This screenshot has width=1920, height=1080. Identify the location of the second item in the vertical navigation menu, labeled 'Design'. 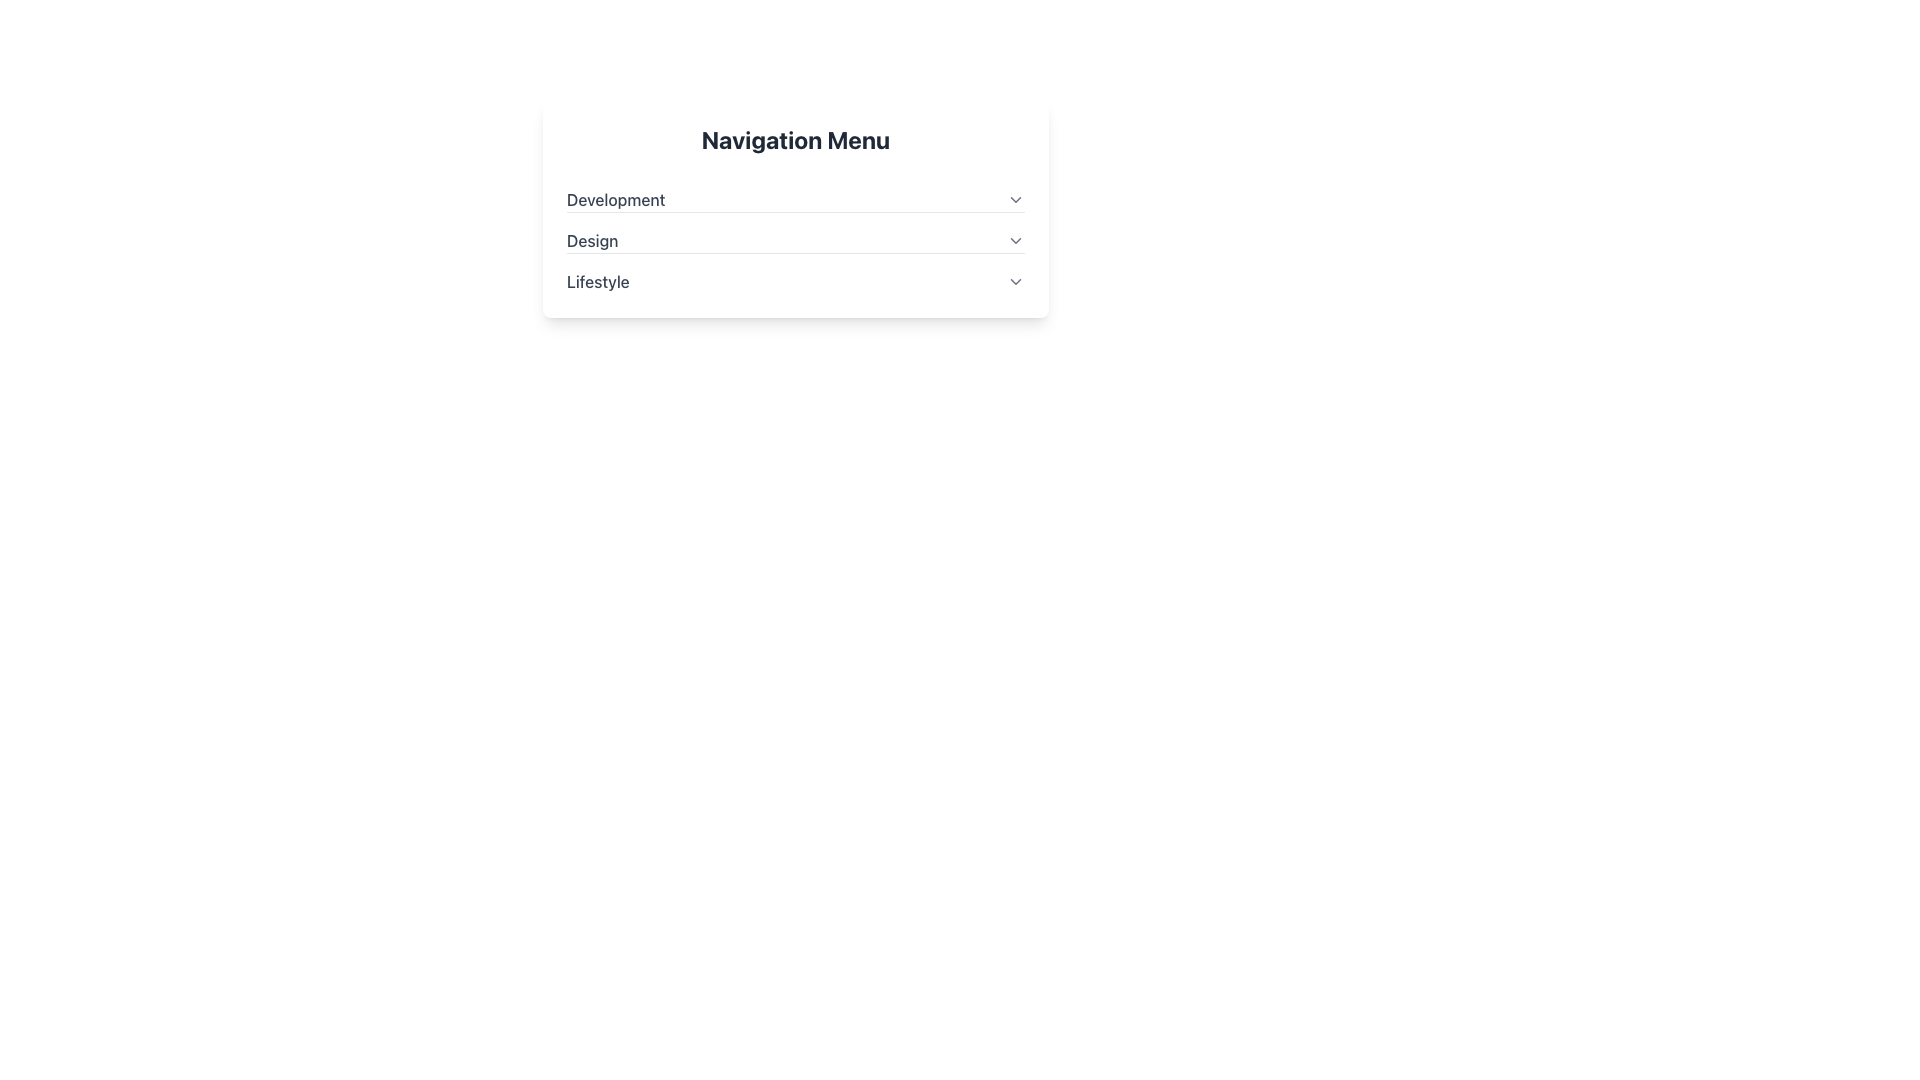
(795, 231).